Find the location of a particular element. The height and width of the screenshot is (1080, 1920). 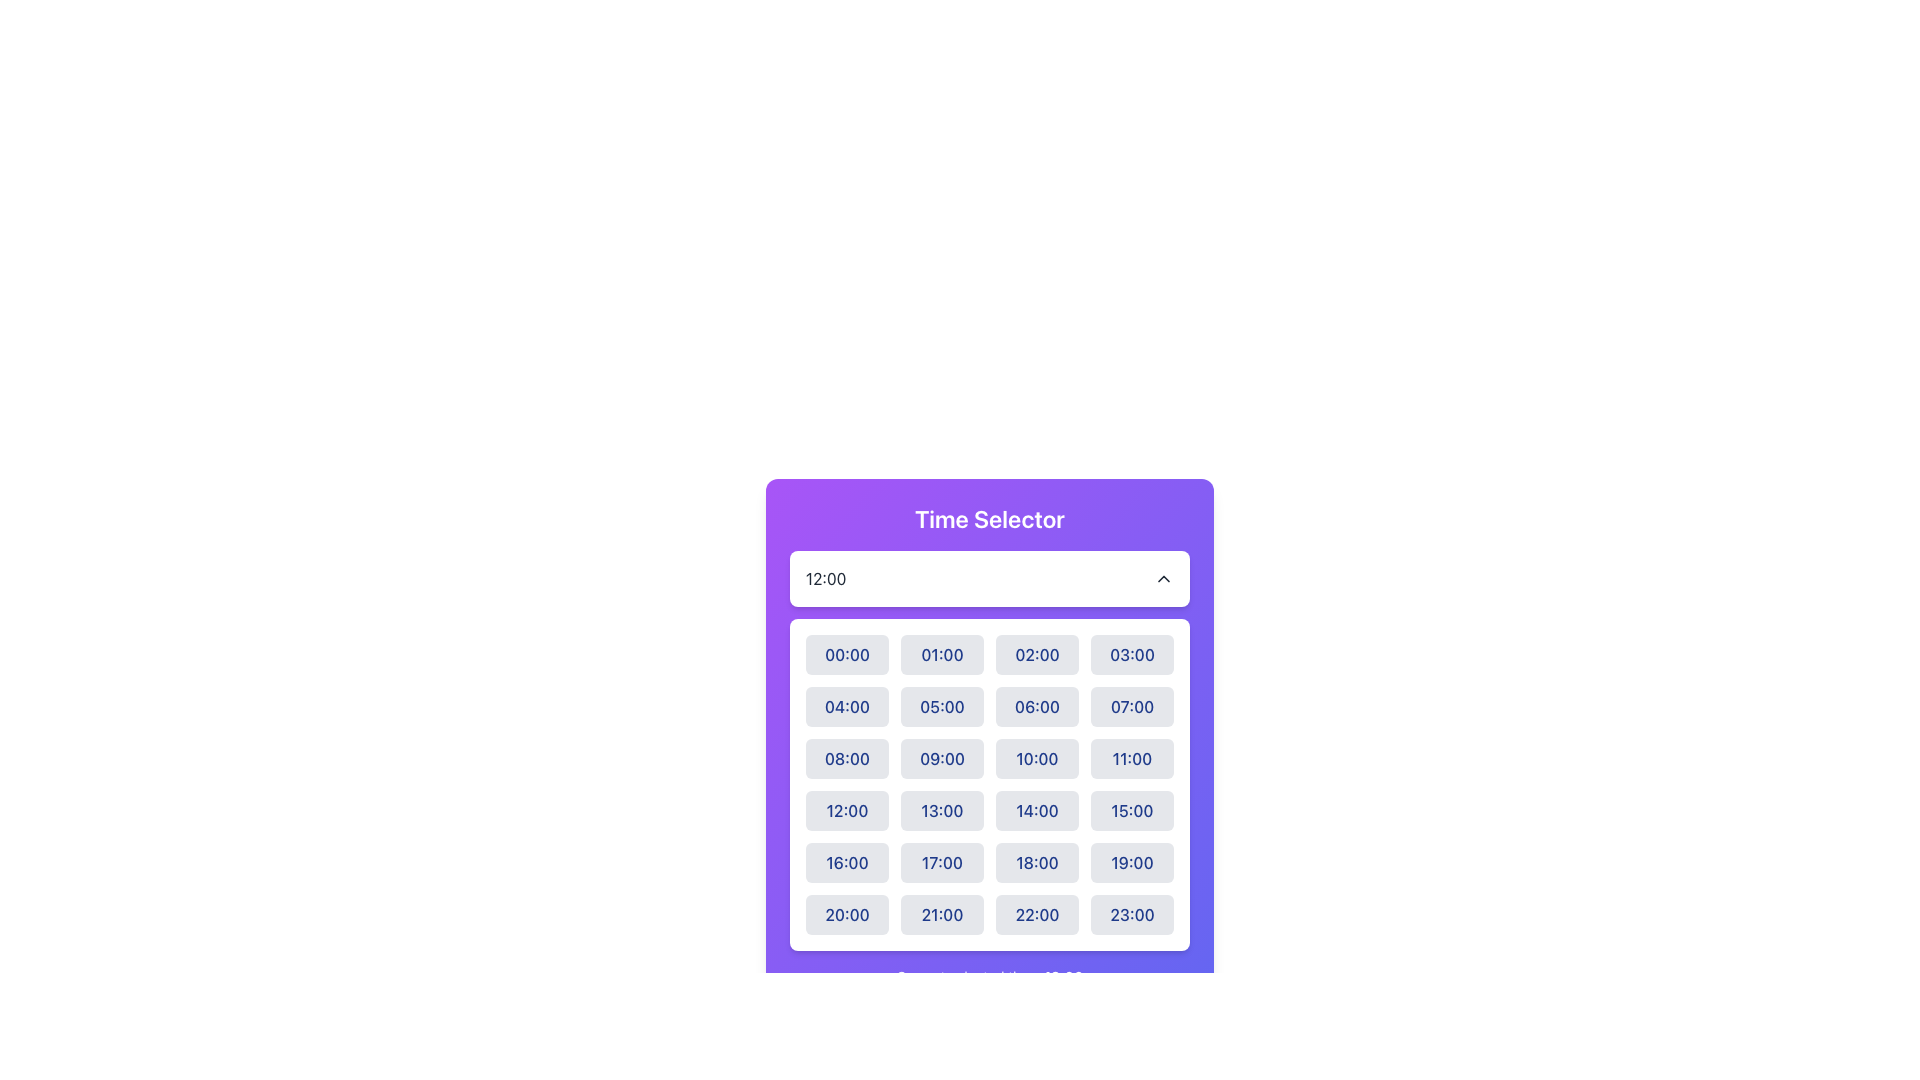

the rectangular button with rounded corners displaying '13:00' to change its color is located at coordinates (941, 810).